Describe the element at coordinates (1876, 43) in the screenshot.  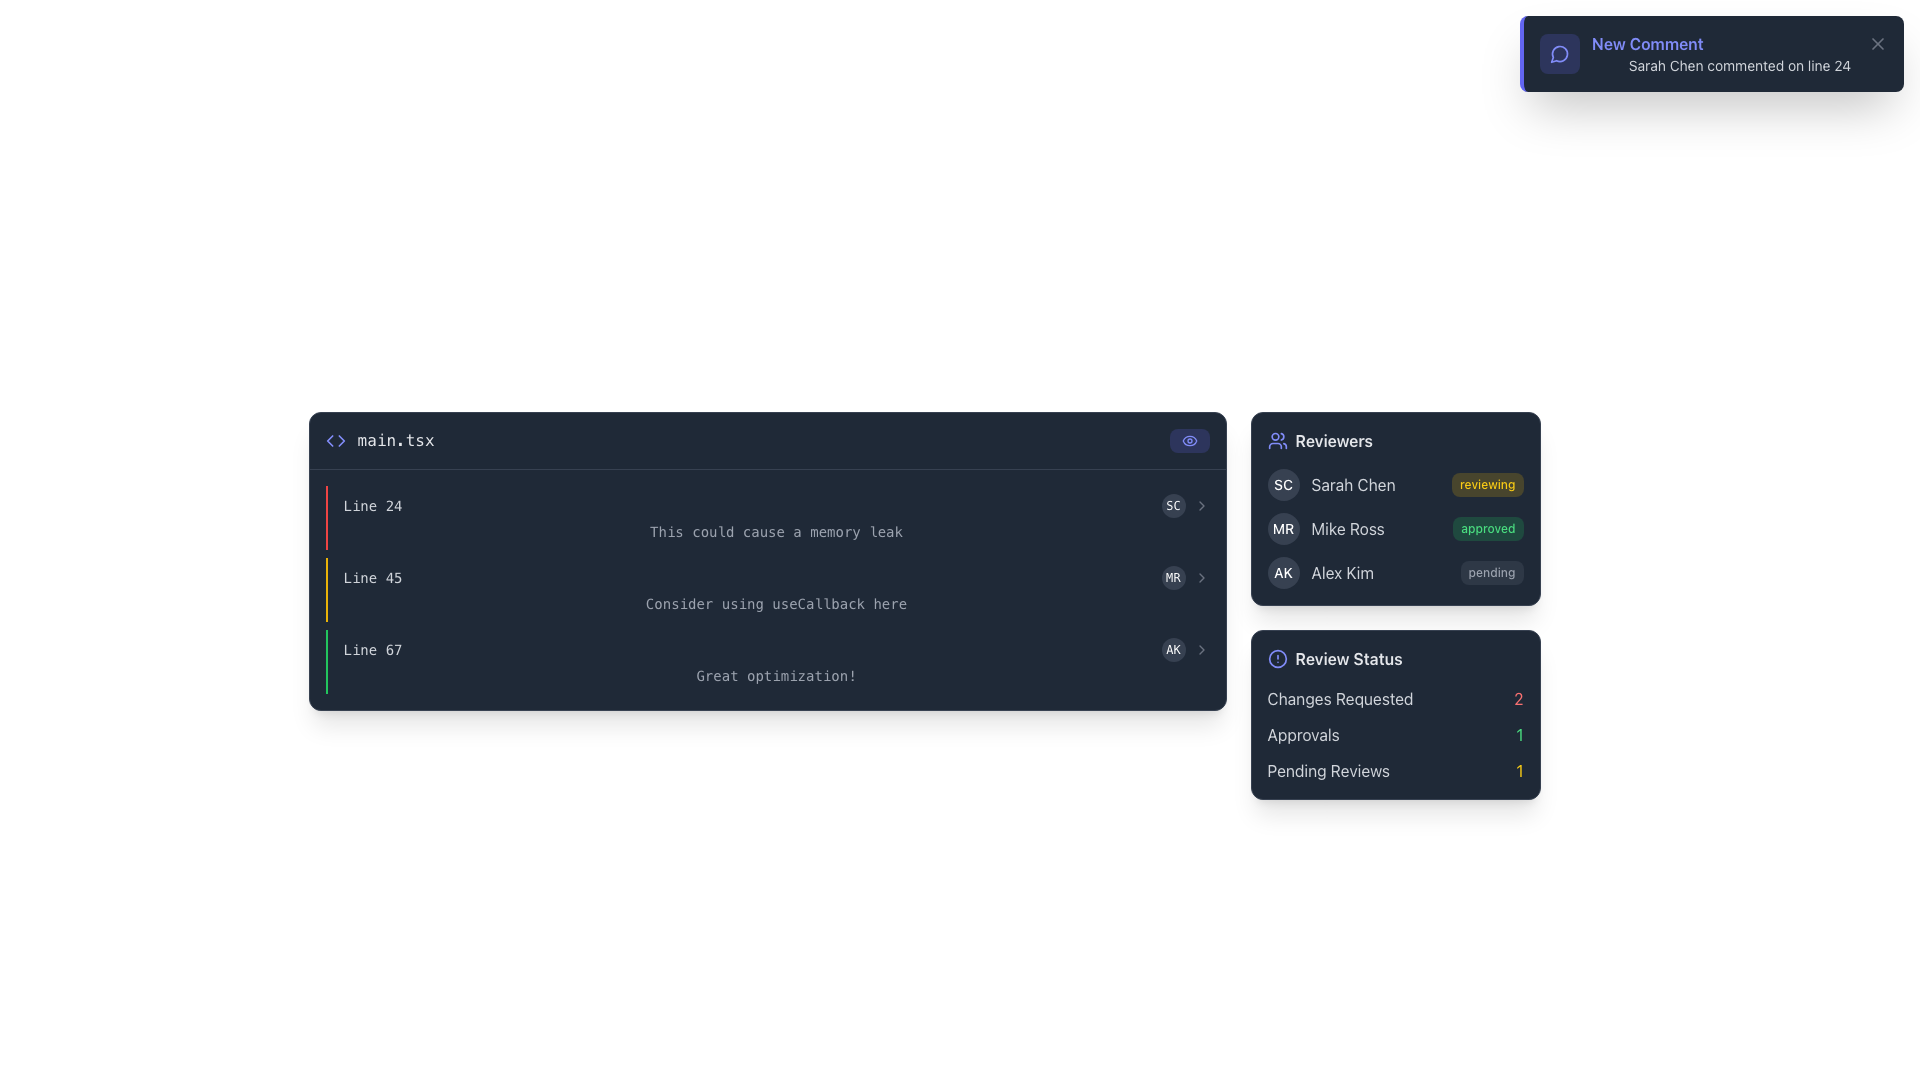
I see `the close ('X') button icon located in the top-right corner of the notification card that contains the message 'New Comment' from 'Sarah Chen'` at that location.